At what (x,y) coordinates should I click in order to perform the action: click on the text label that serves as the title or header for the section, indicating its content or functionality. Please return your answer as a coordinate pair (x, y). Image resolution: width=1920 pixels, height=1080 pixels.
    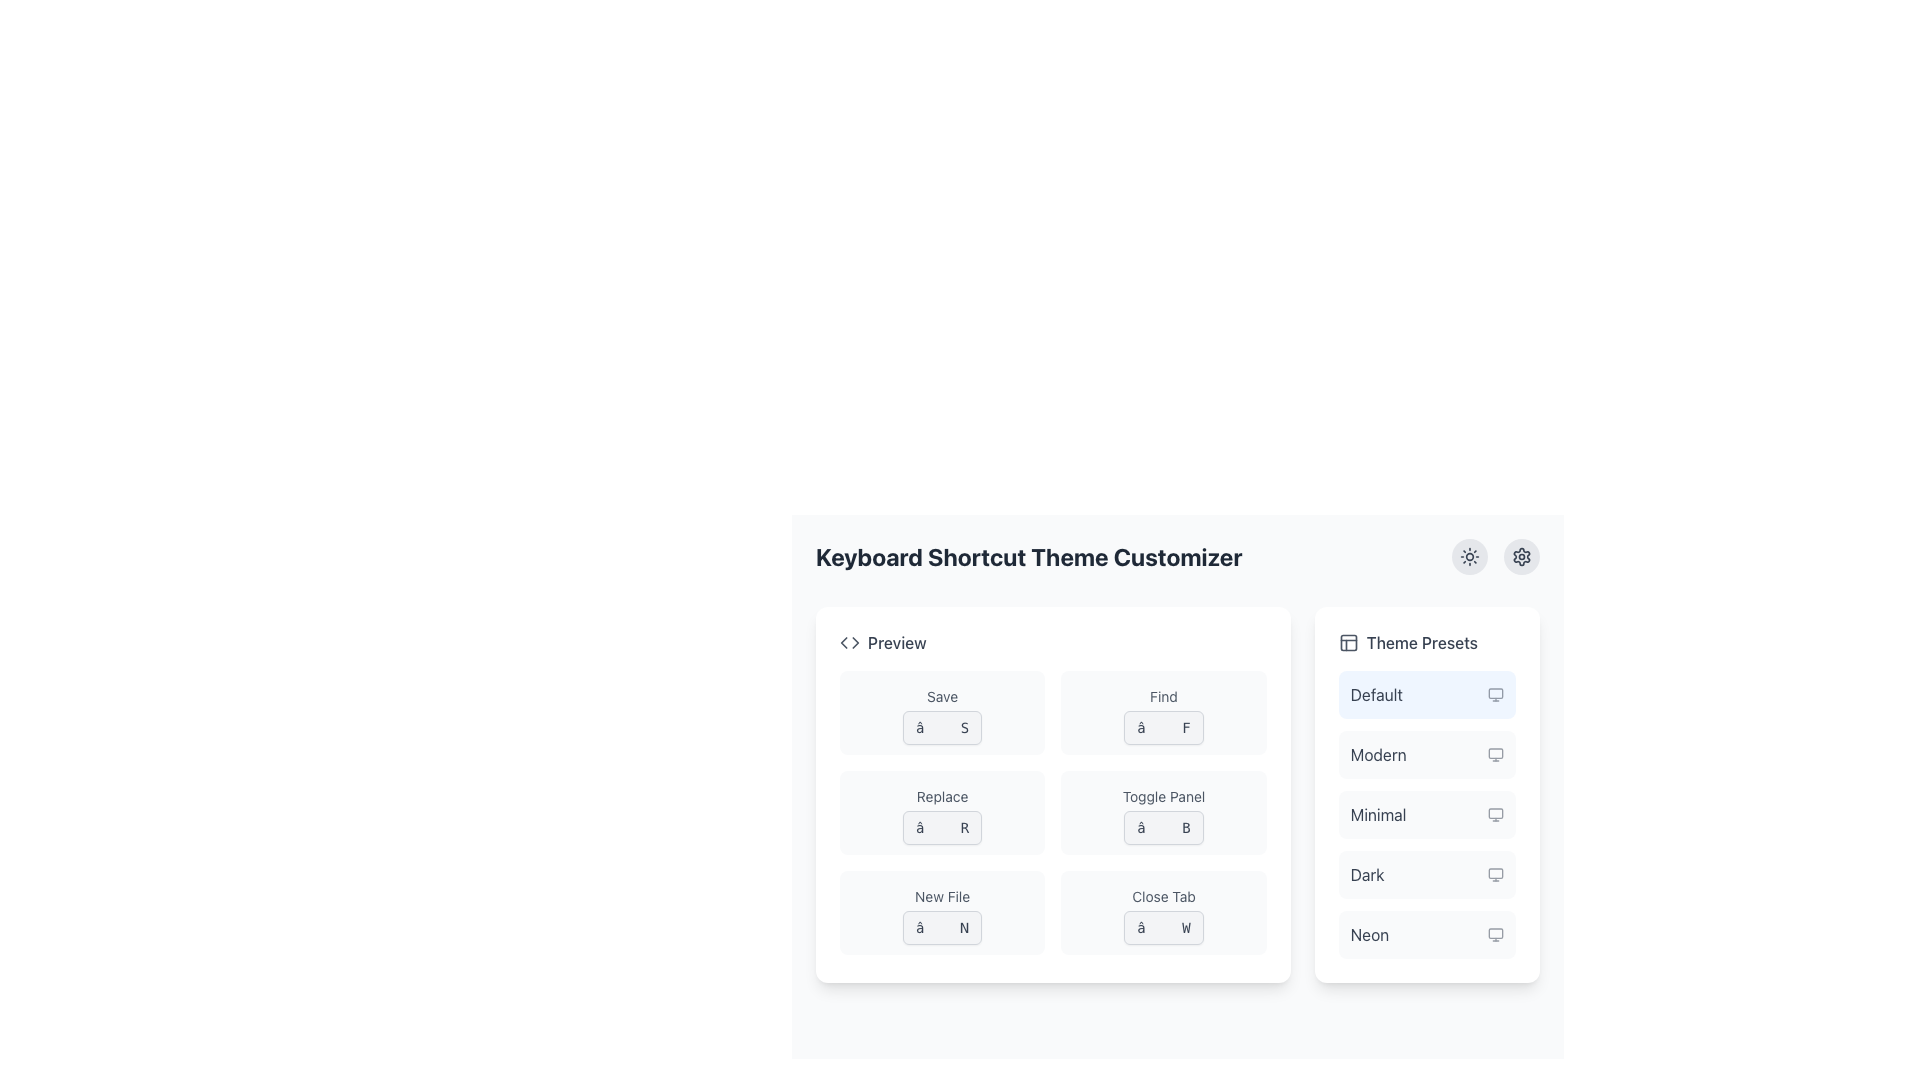
    Looking at the image, I should click on (1029, 556).